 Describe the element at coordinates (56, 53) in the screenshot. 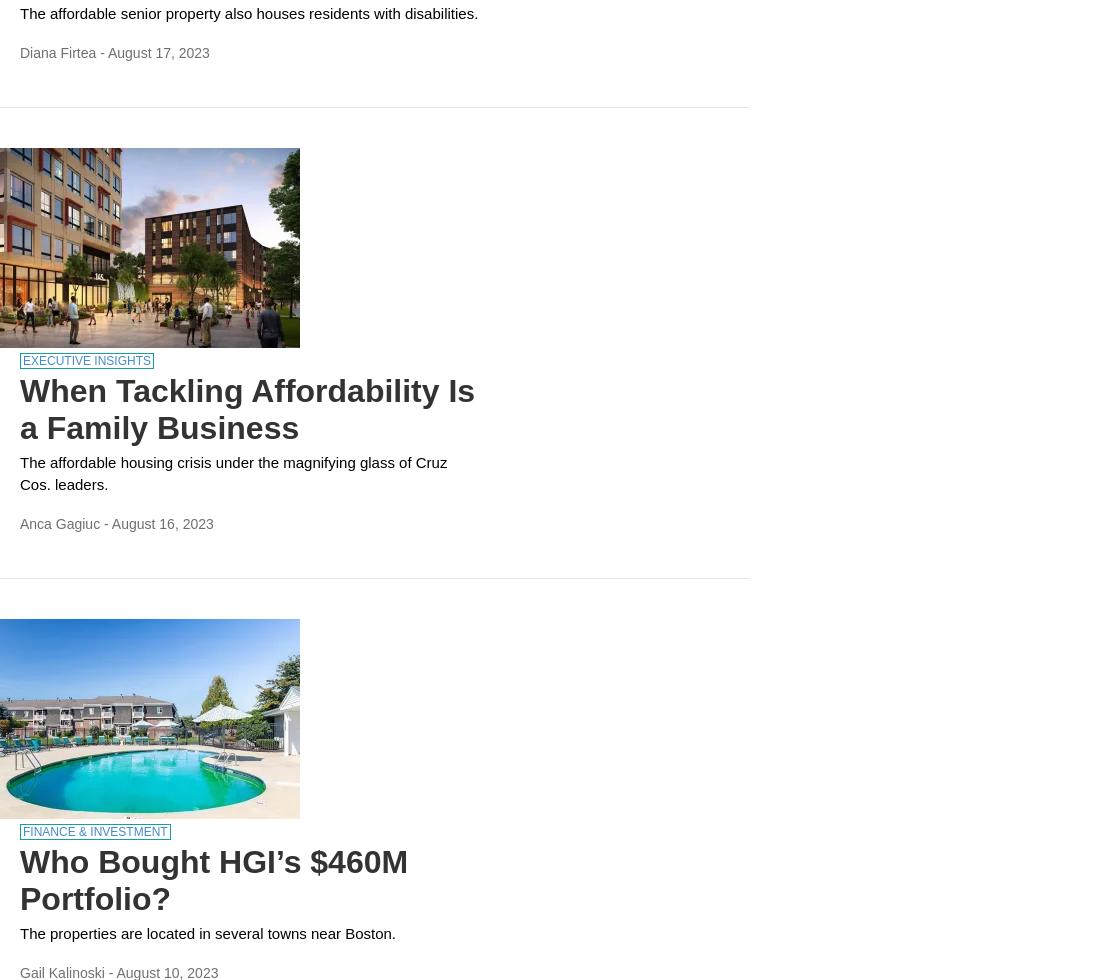

I see `'Diana Firtea'` at that location.